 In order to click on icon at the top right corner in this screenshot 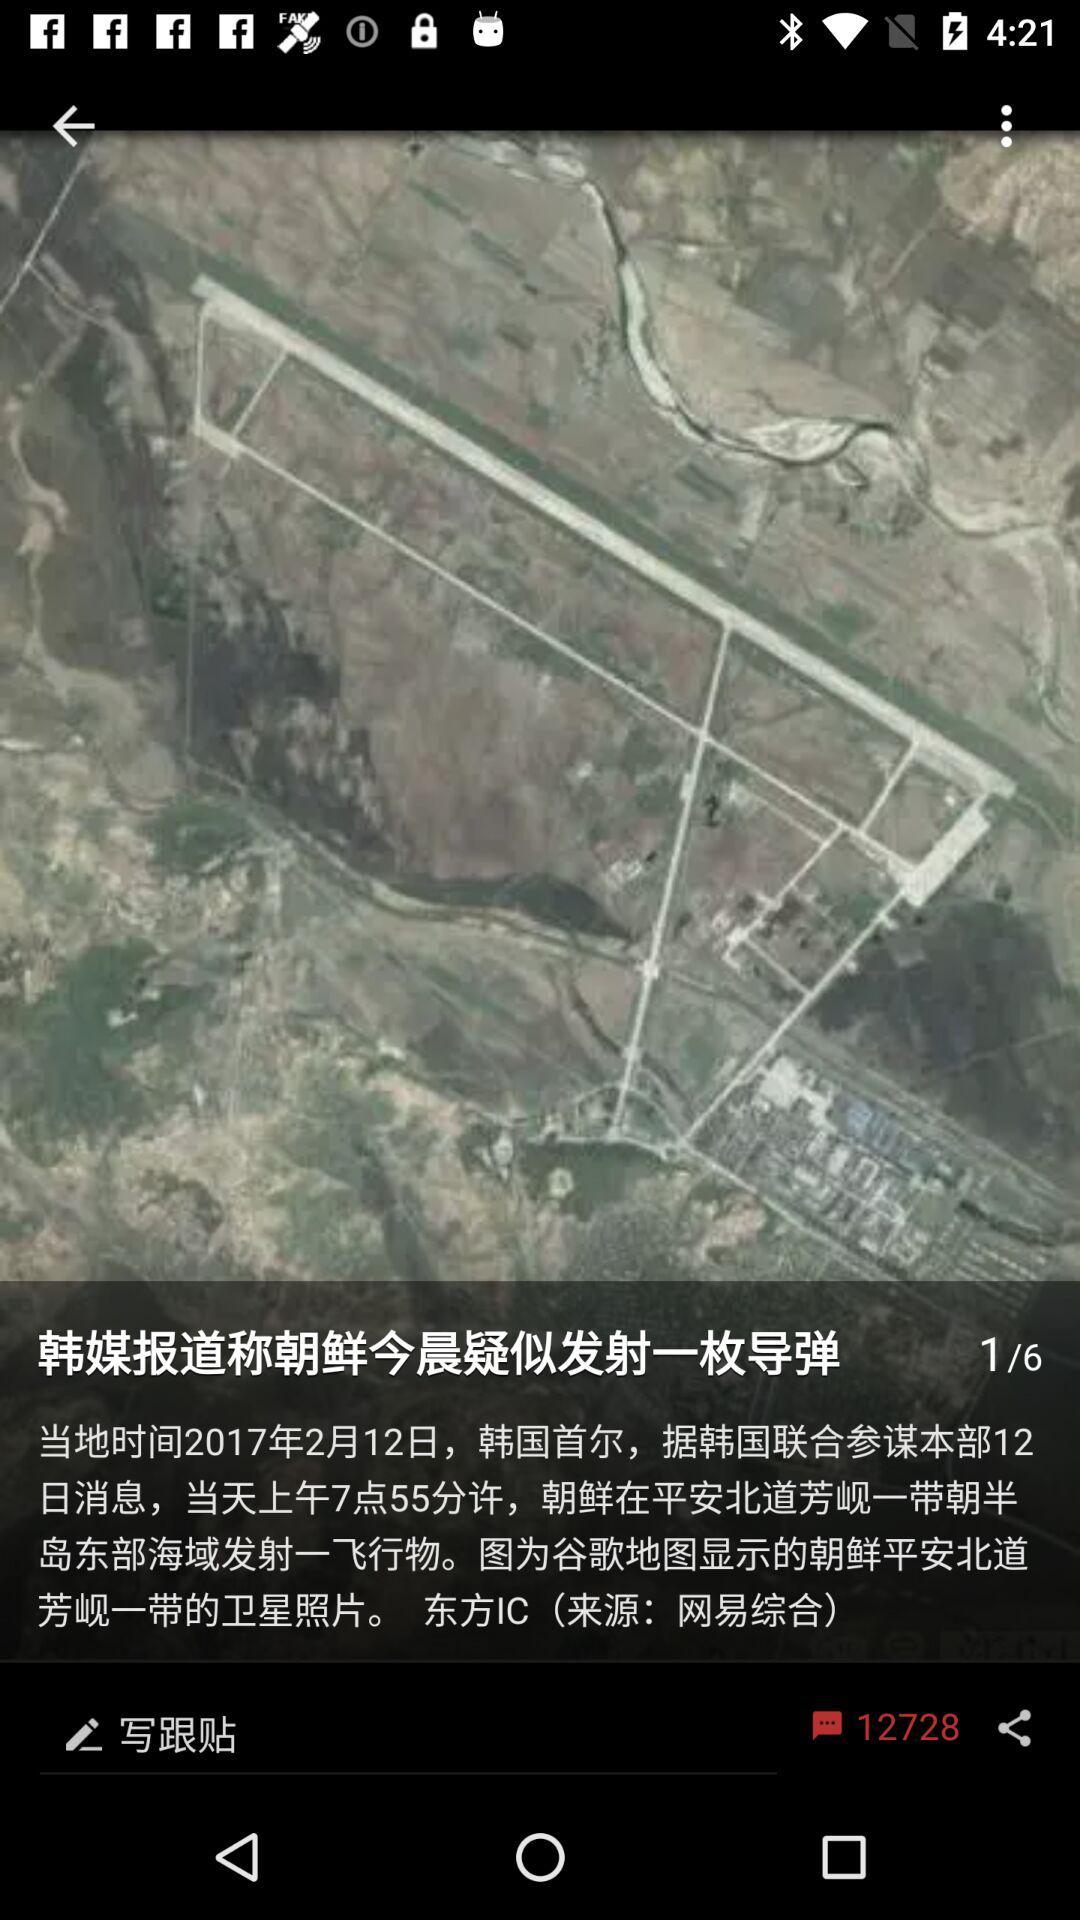, I will do `click(1006, 124)`.